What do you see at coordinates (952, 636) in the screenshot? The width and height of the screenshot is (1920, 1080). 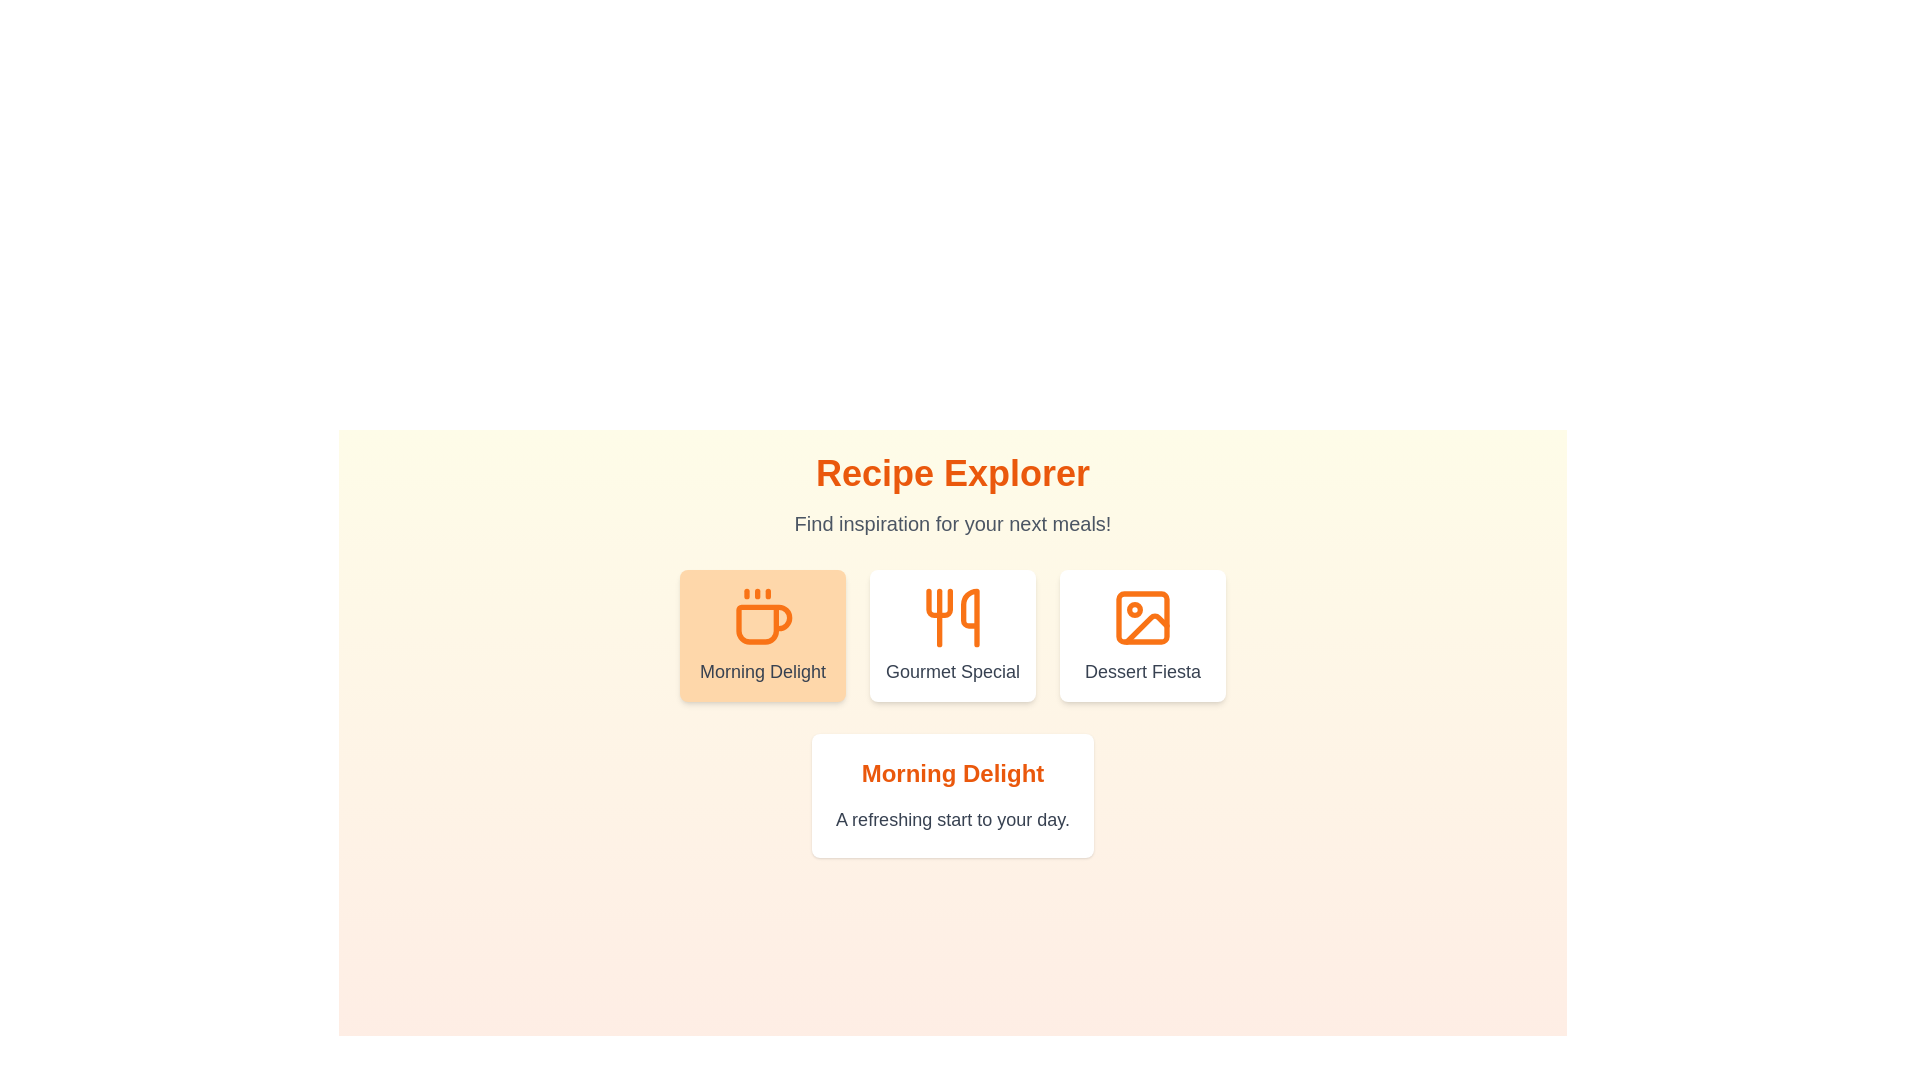 I see `the white rectangular card labeled 'Gourmet Special'` at bounding box center [952, 636].